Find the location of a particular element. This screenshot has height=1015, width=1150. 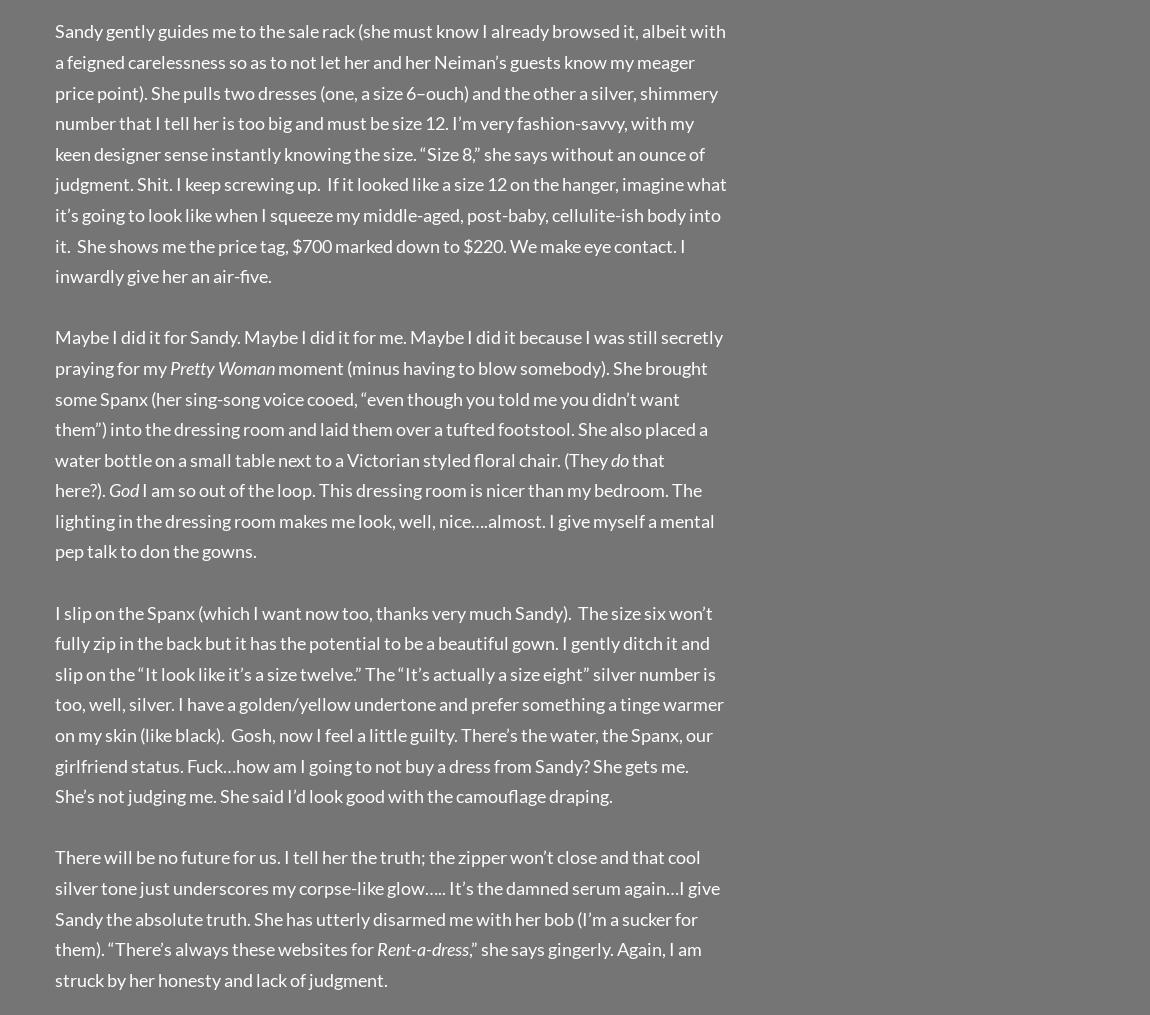

'God' is located at coordinates (122, 489).